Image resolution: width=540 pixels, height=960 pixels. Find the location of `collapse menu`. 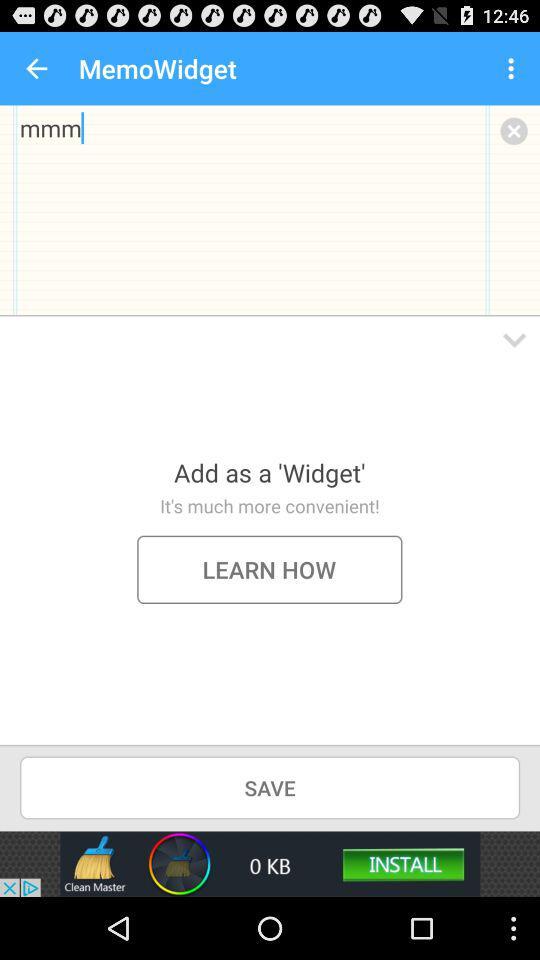

collapse menu is located at coordinates (514, 340).